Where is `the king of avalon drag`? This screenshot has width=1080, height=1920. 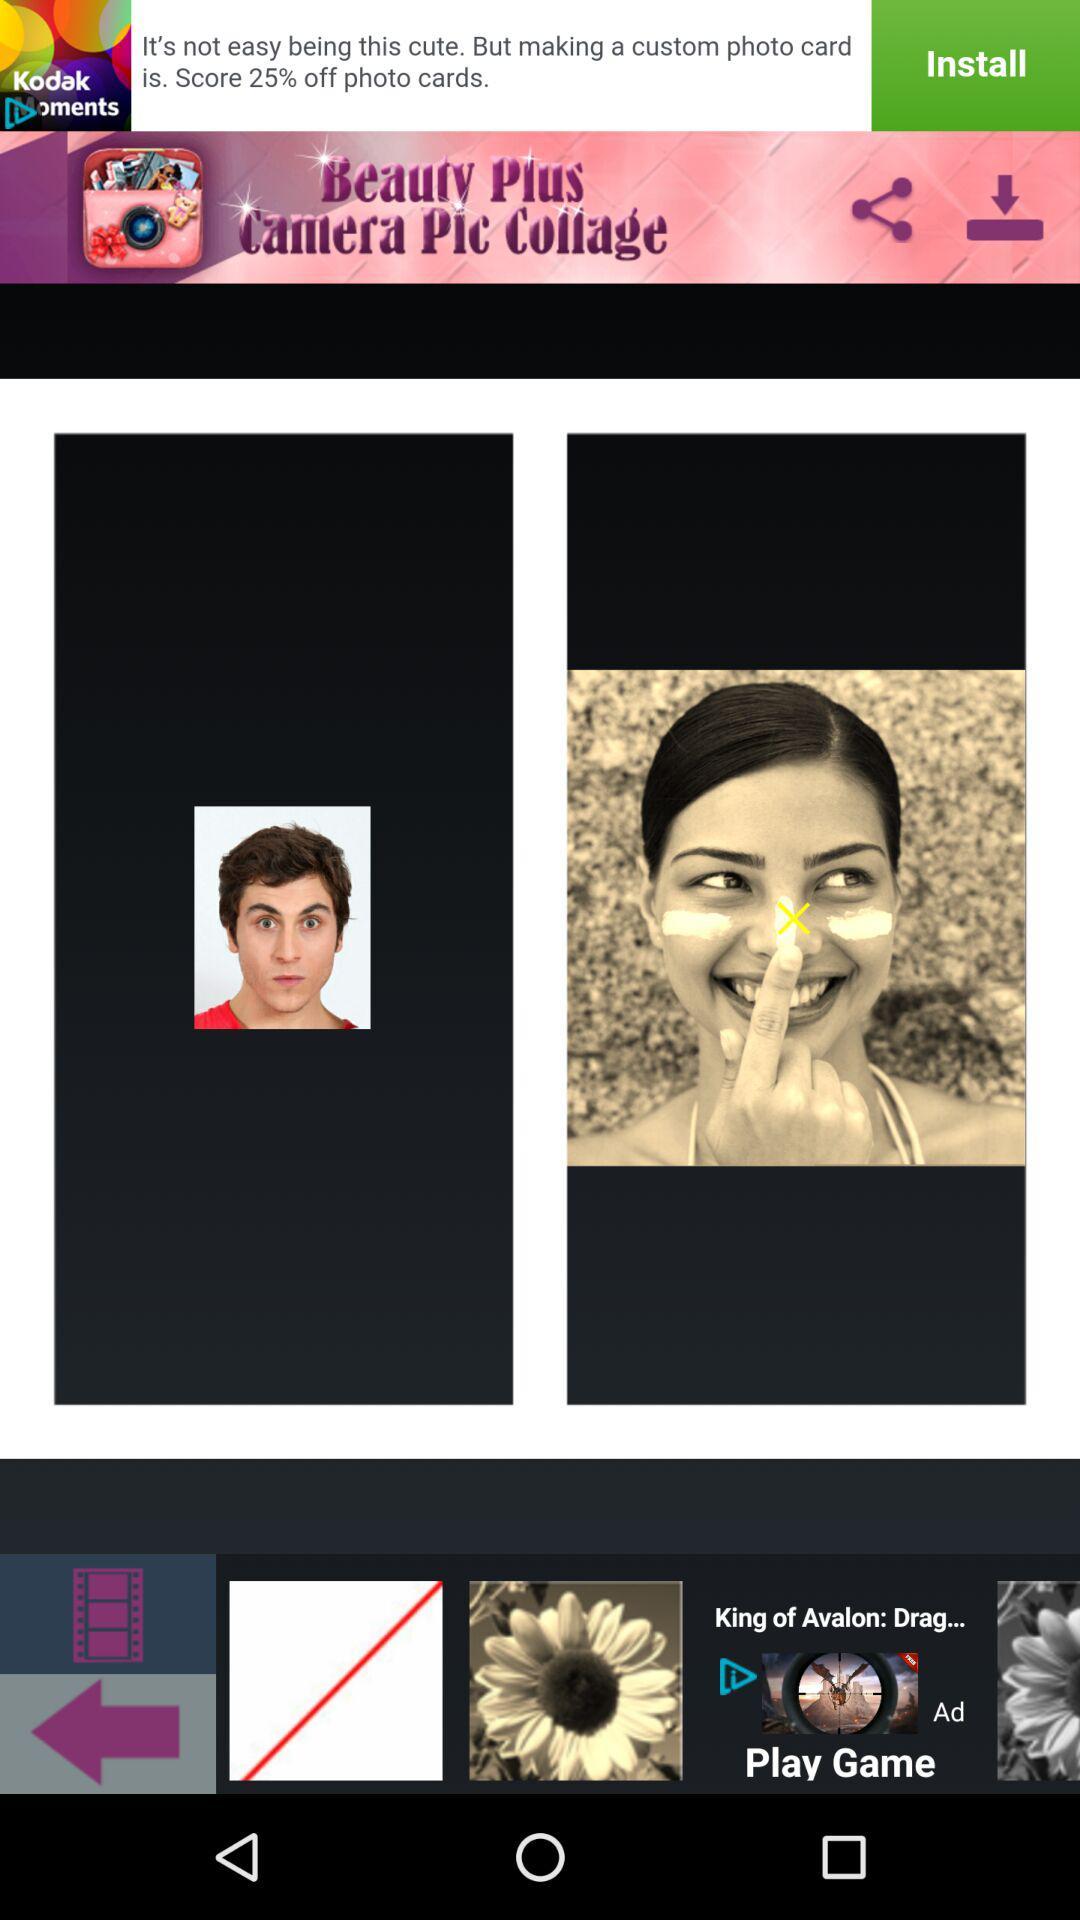
the king of avalon drag is located at coordinates (840, 1617).